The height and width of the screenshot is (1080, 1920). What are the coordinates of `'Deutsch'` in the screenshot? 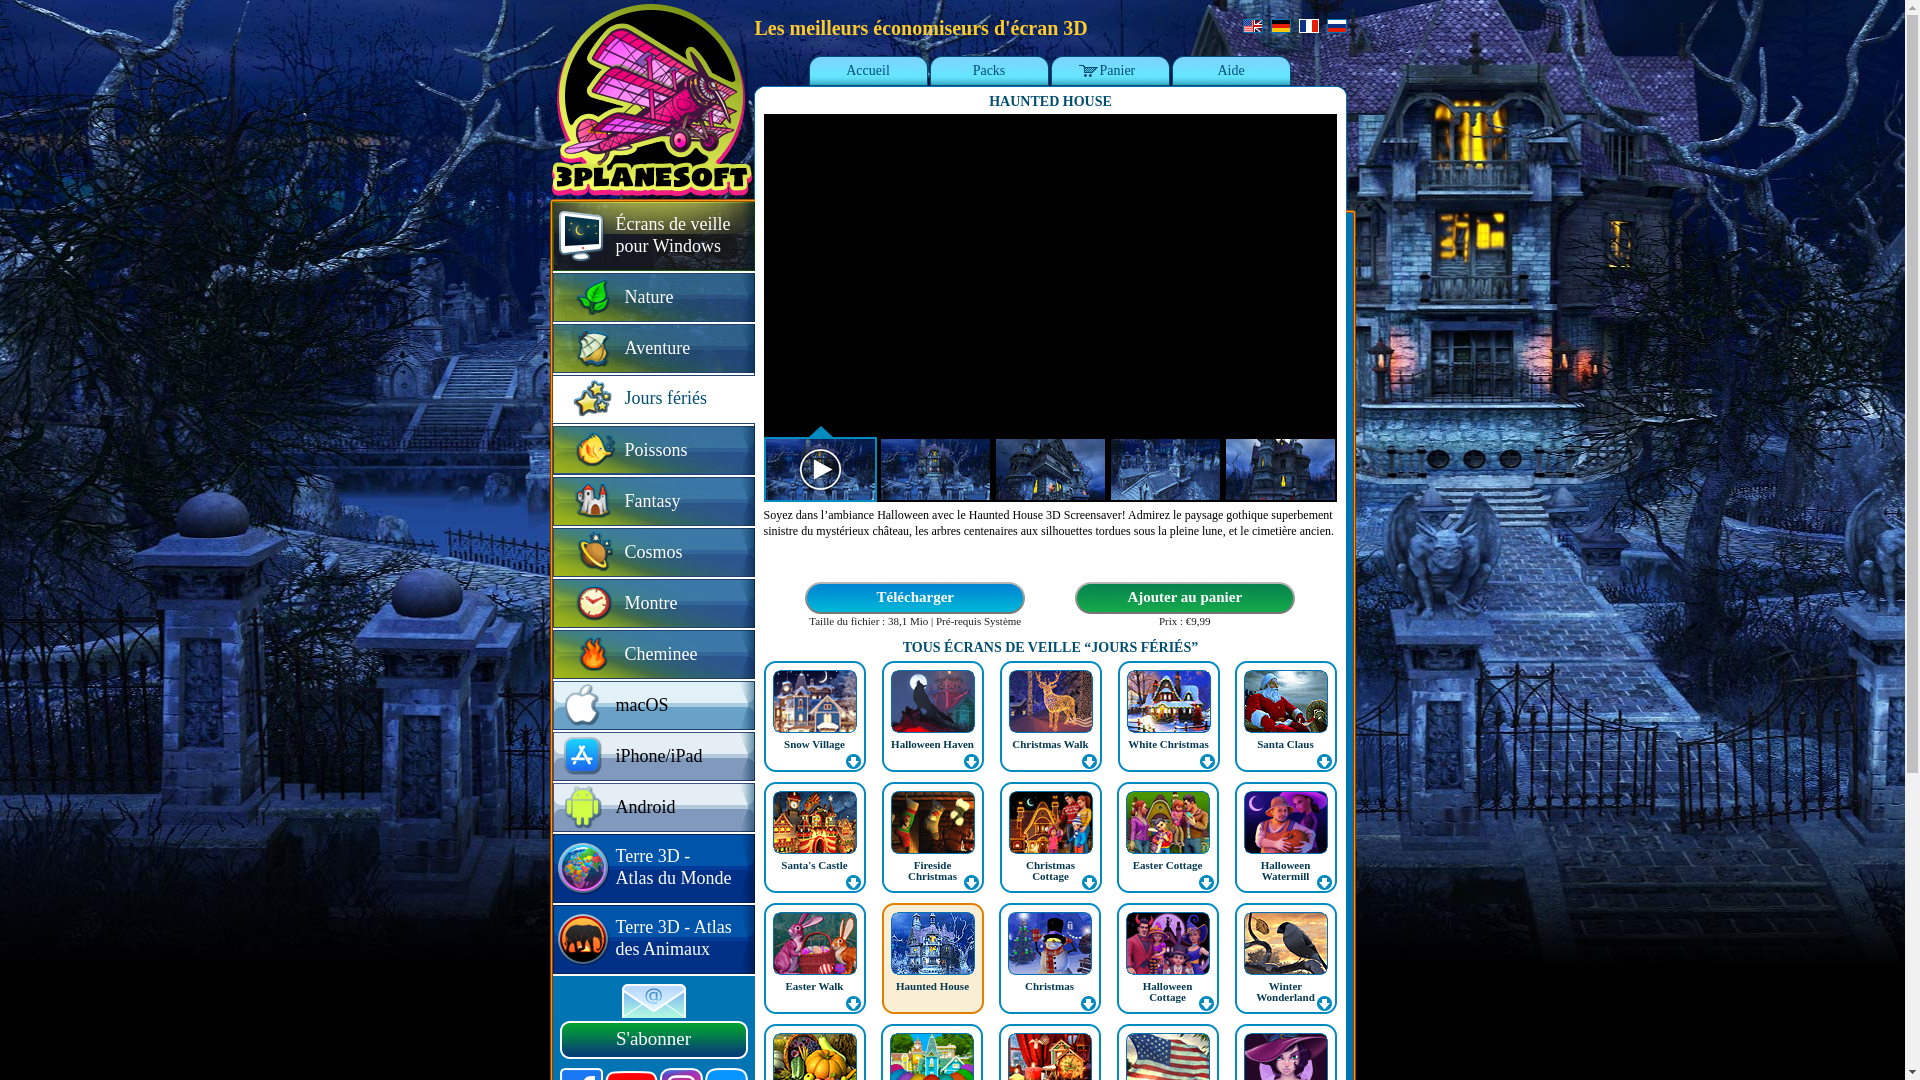 It's located at (1280, 26).